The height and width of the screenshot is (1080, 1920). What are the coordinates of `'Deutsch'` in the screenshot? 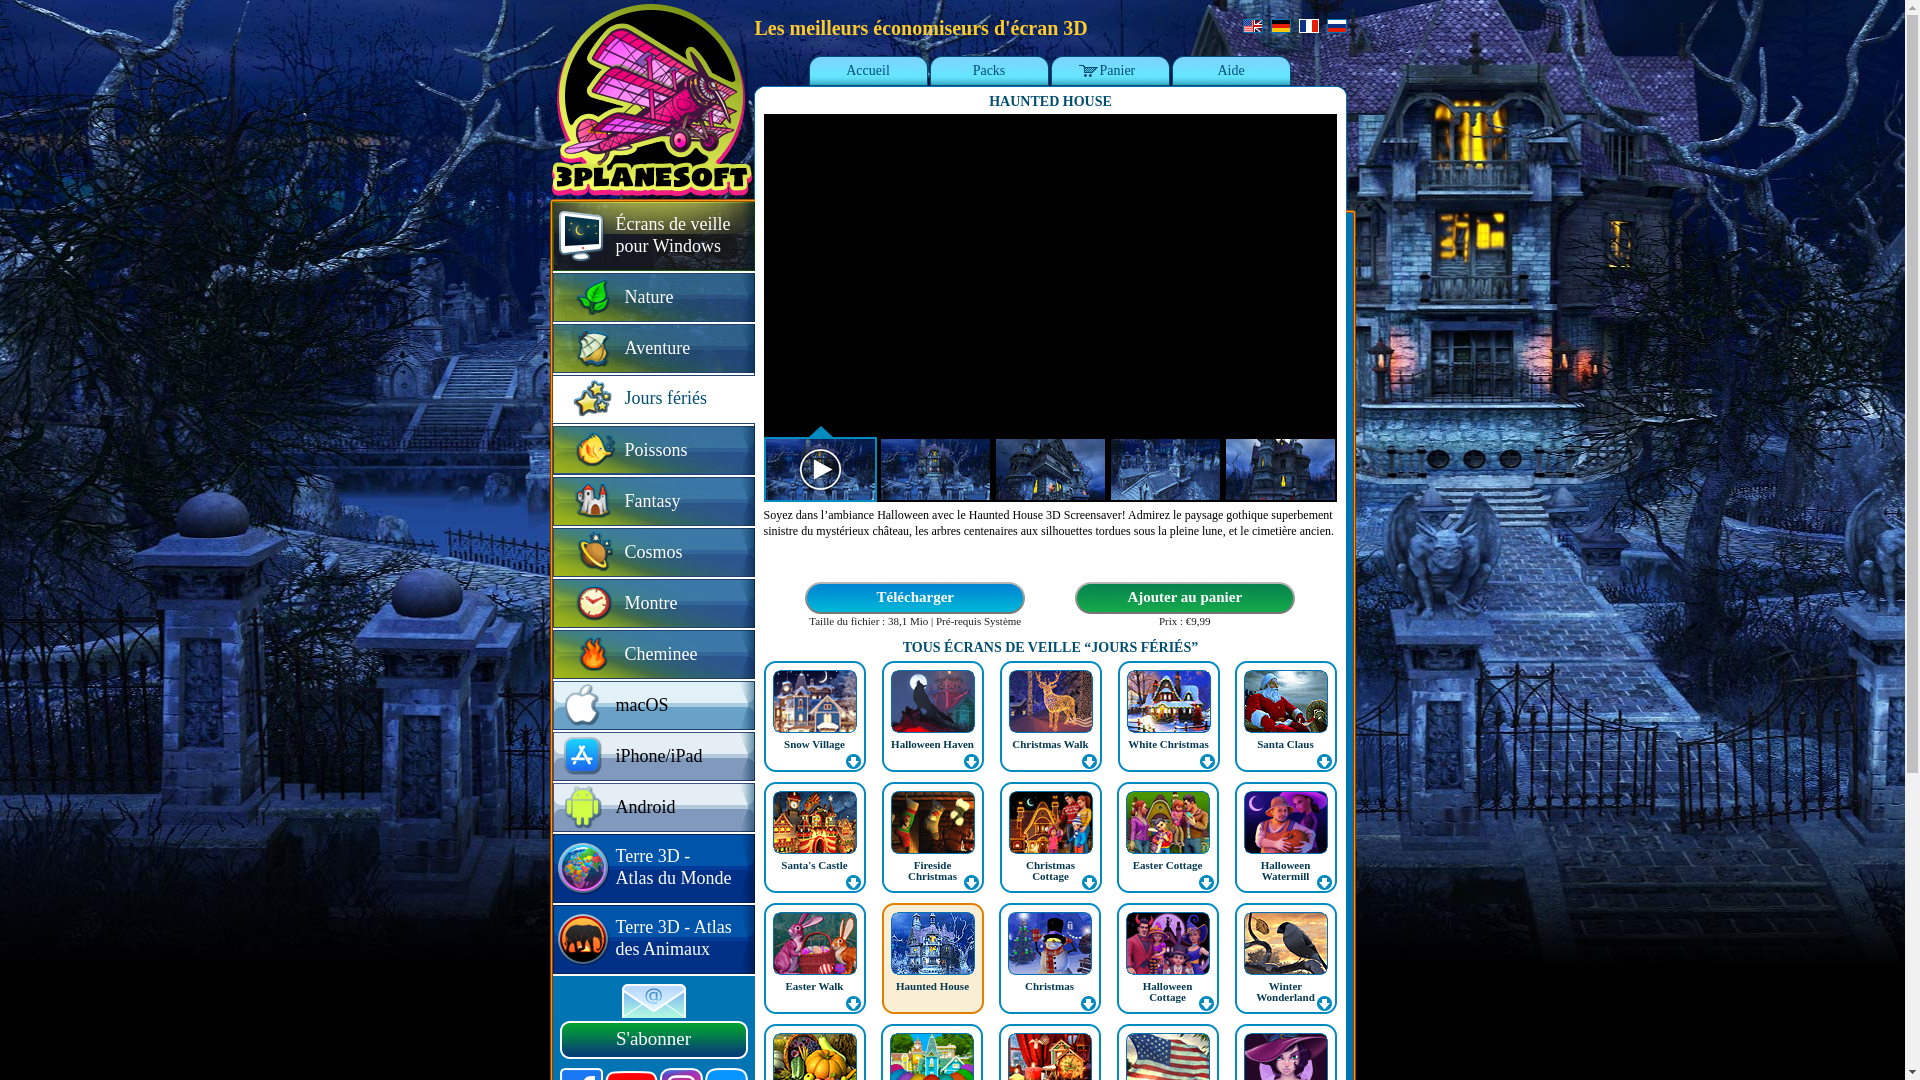 It's located at (1280, 26).